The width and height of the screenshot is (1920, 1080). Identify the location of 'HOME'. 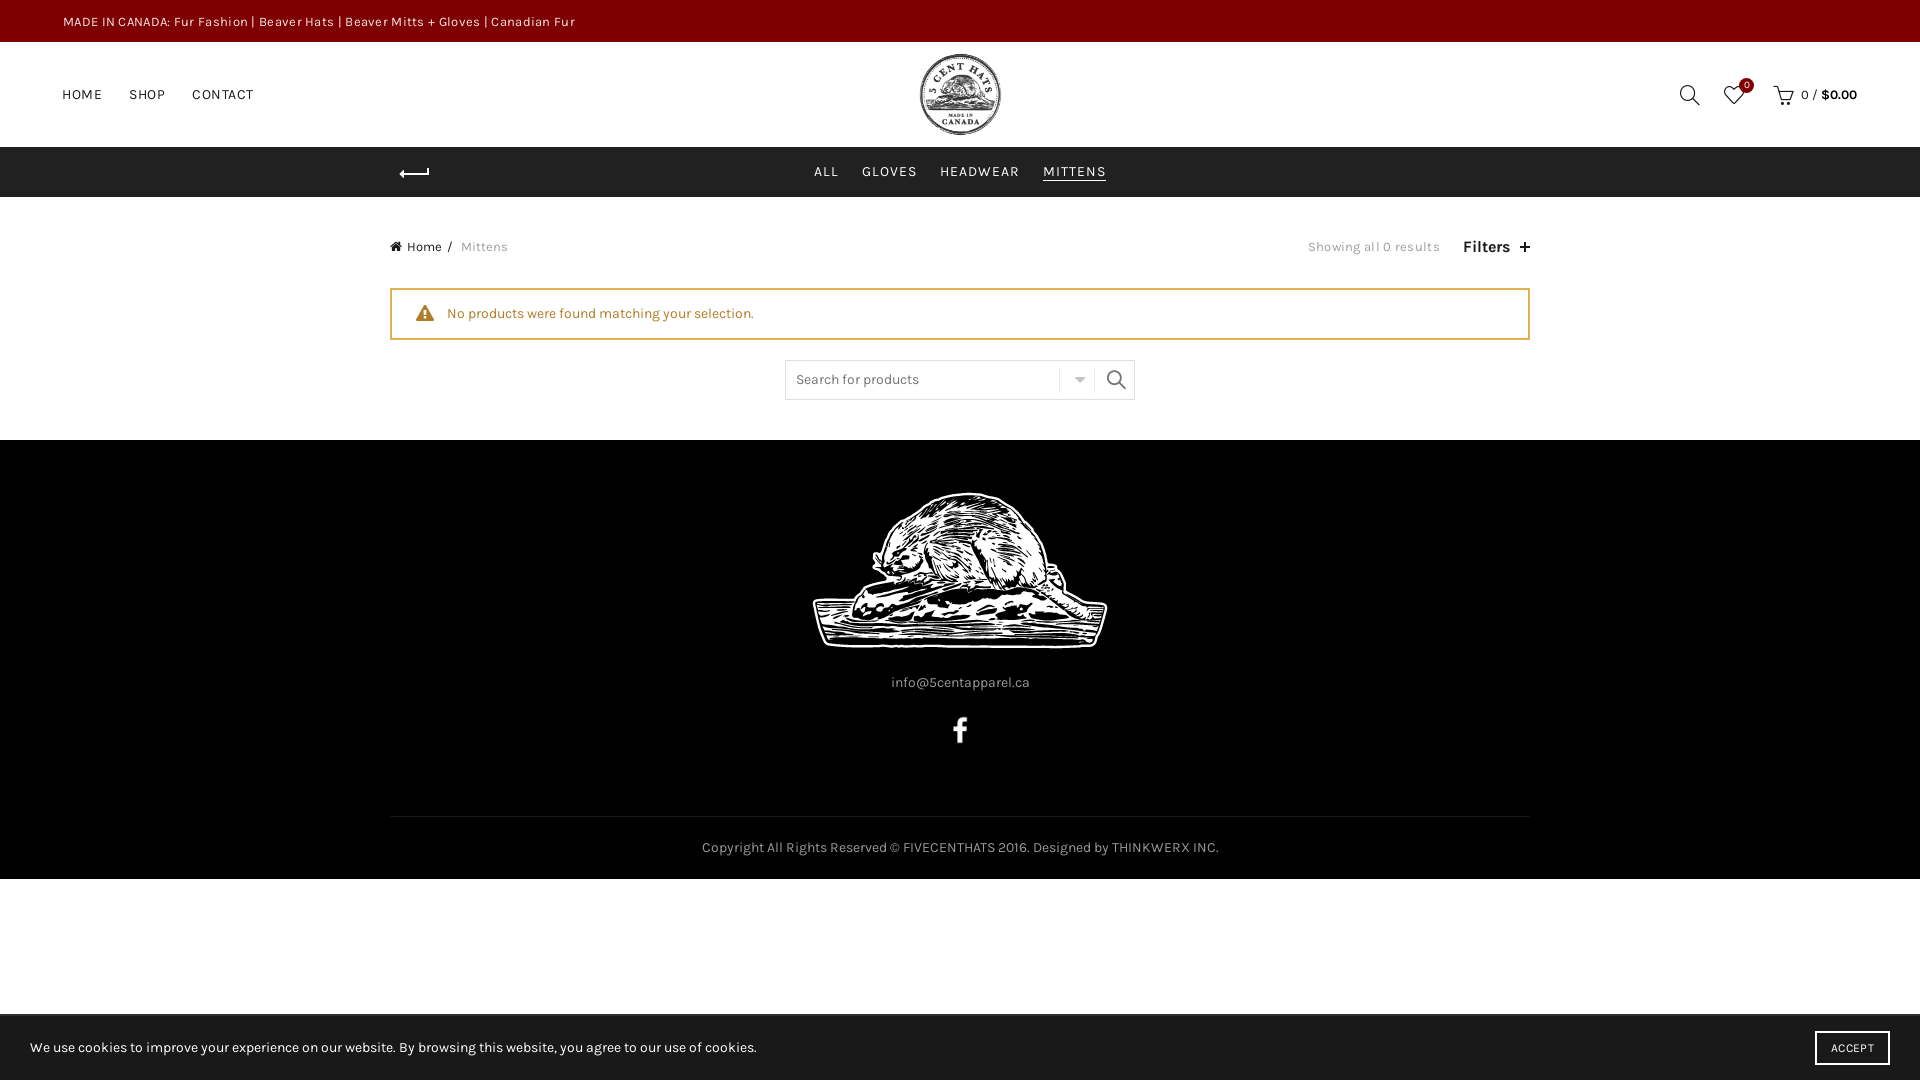
(48, 94).